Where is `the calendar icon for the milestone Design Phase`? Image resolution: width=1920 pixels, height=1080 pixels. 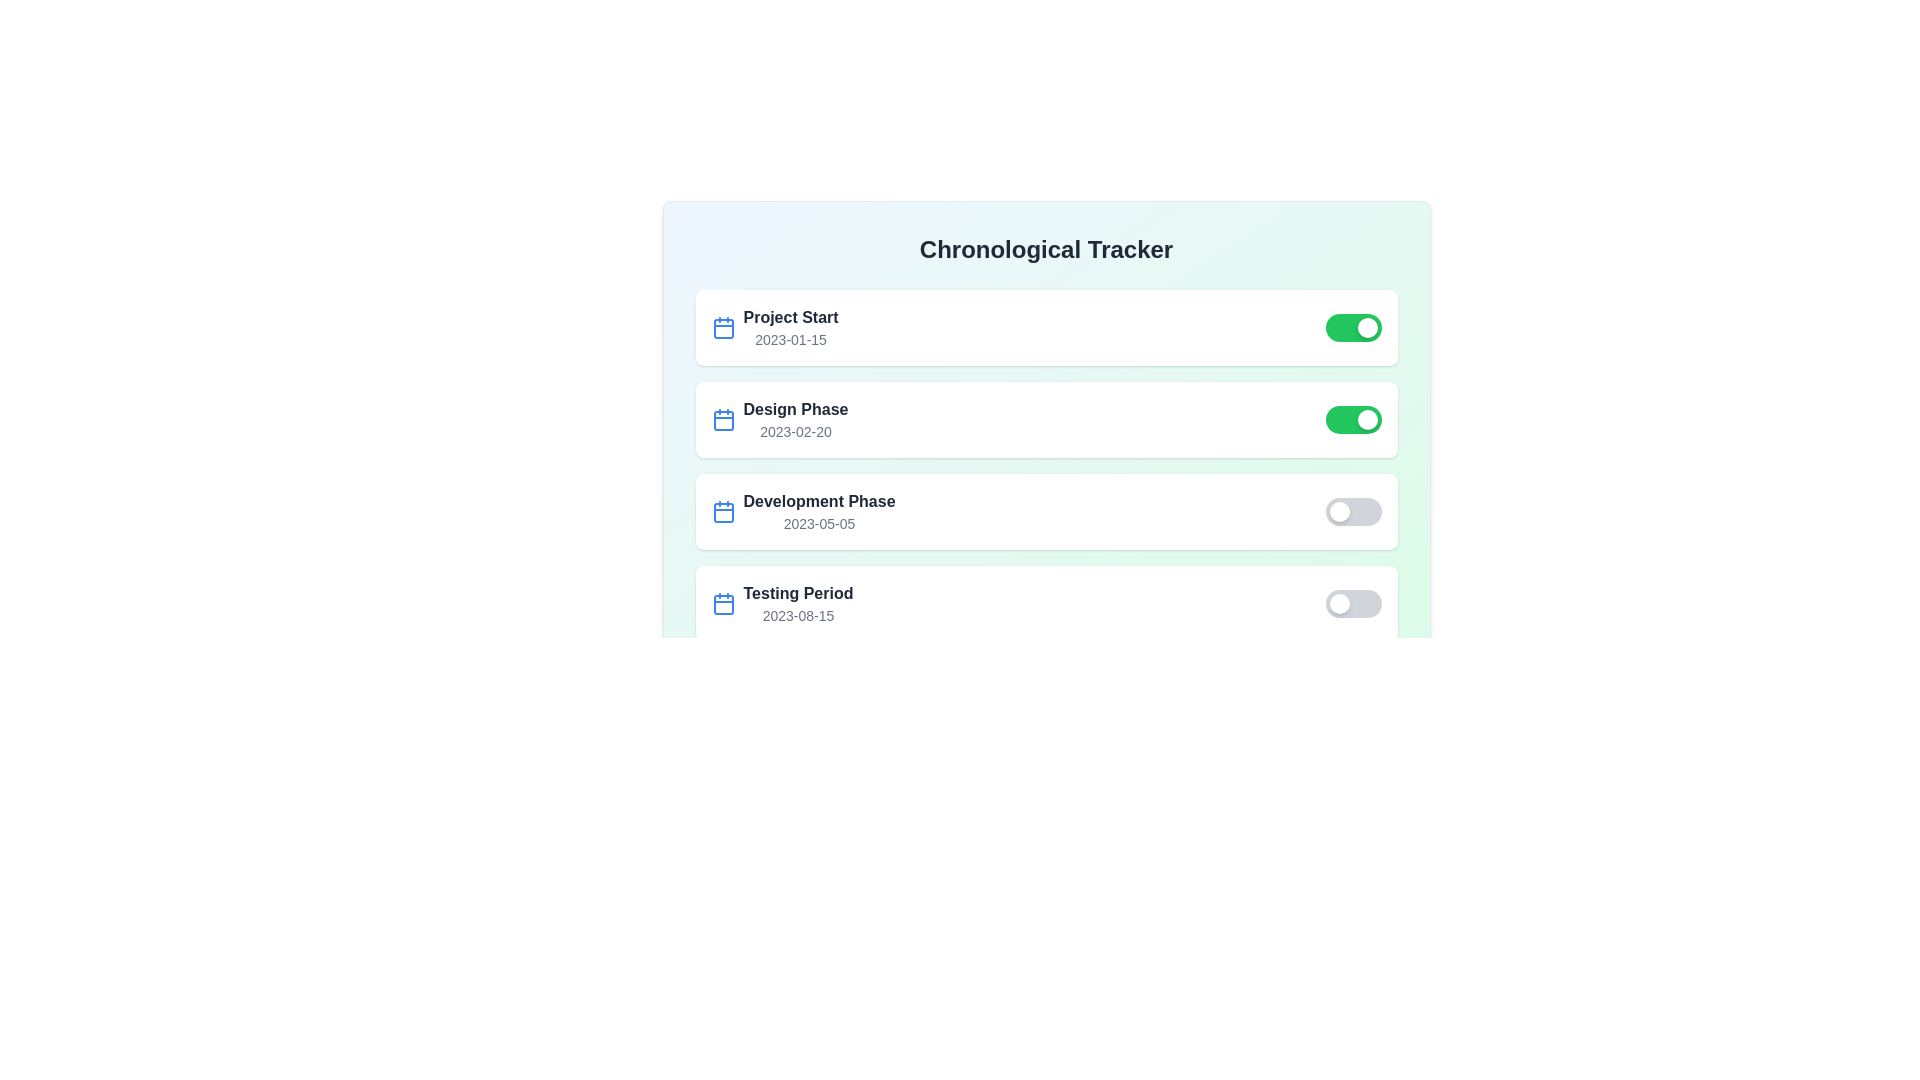
the calendar icon for the milestone Design Phase is located at coordinates (722, 419).